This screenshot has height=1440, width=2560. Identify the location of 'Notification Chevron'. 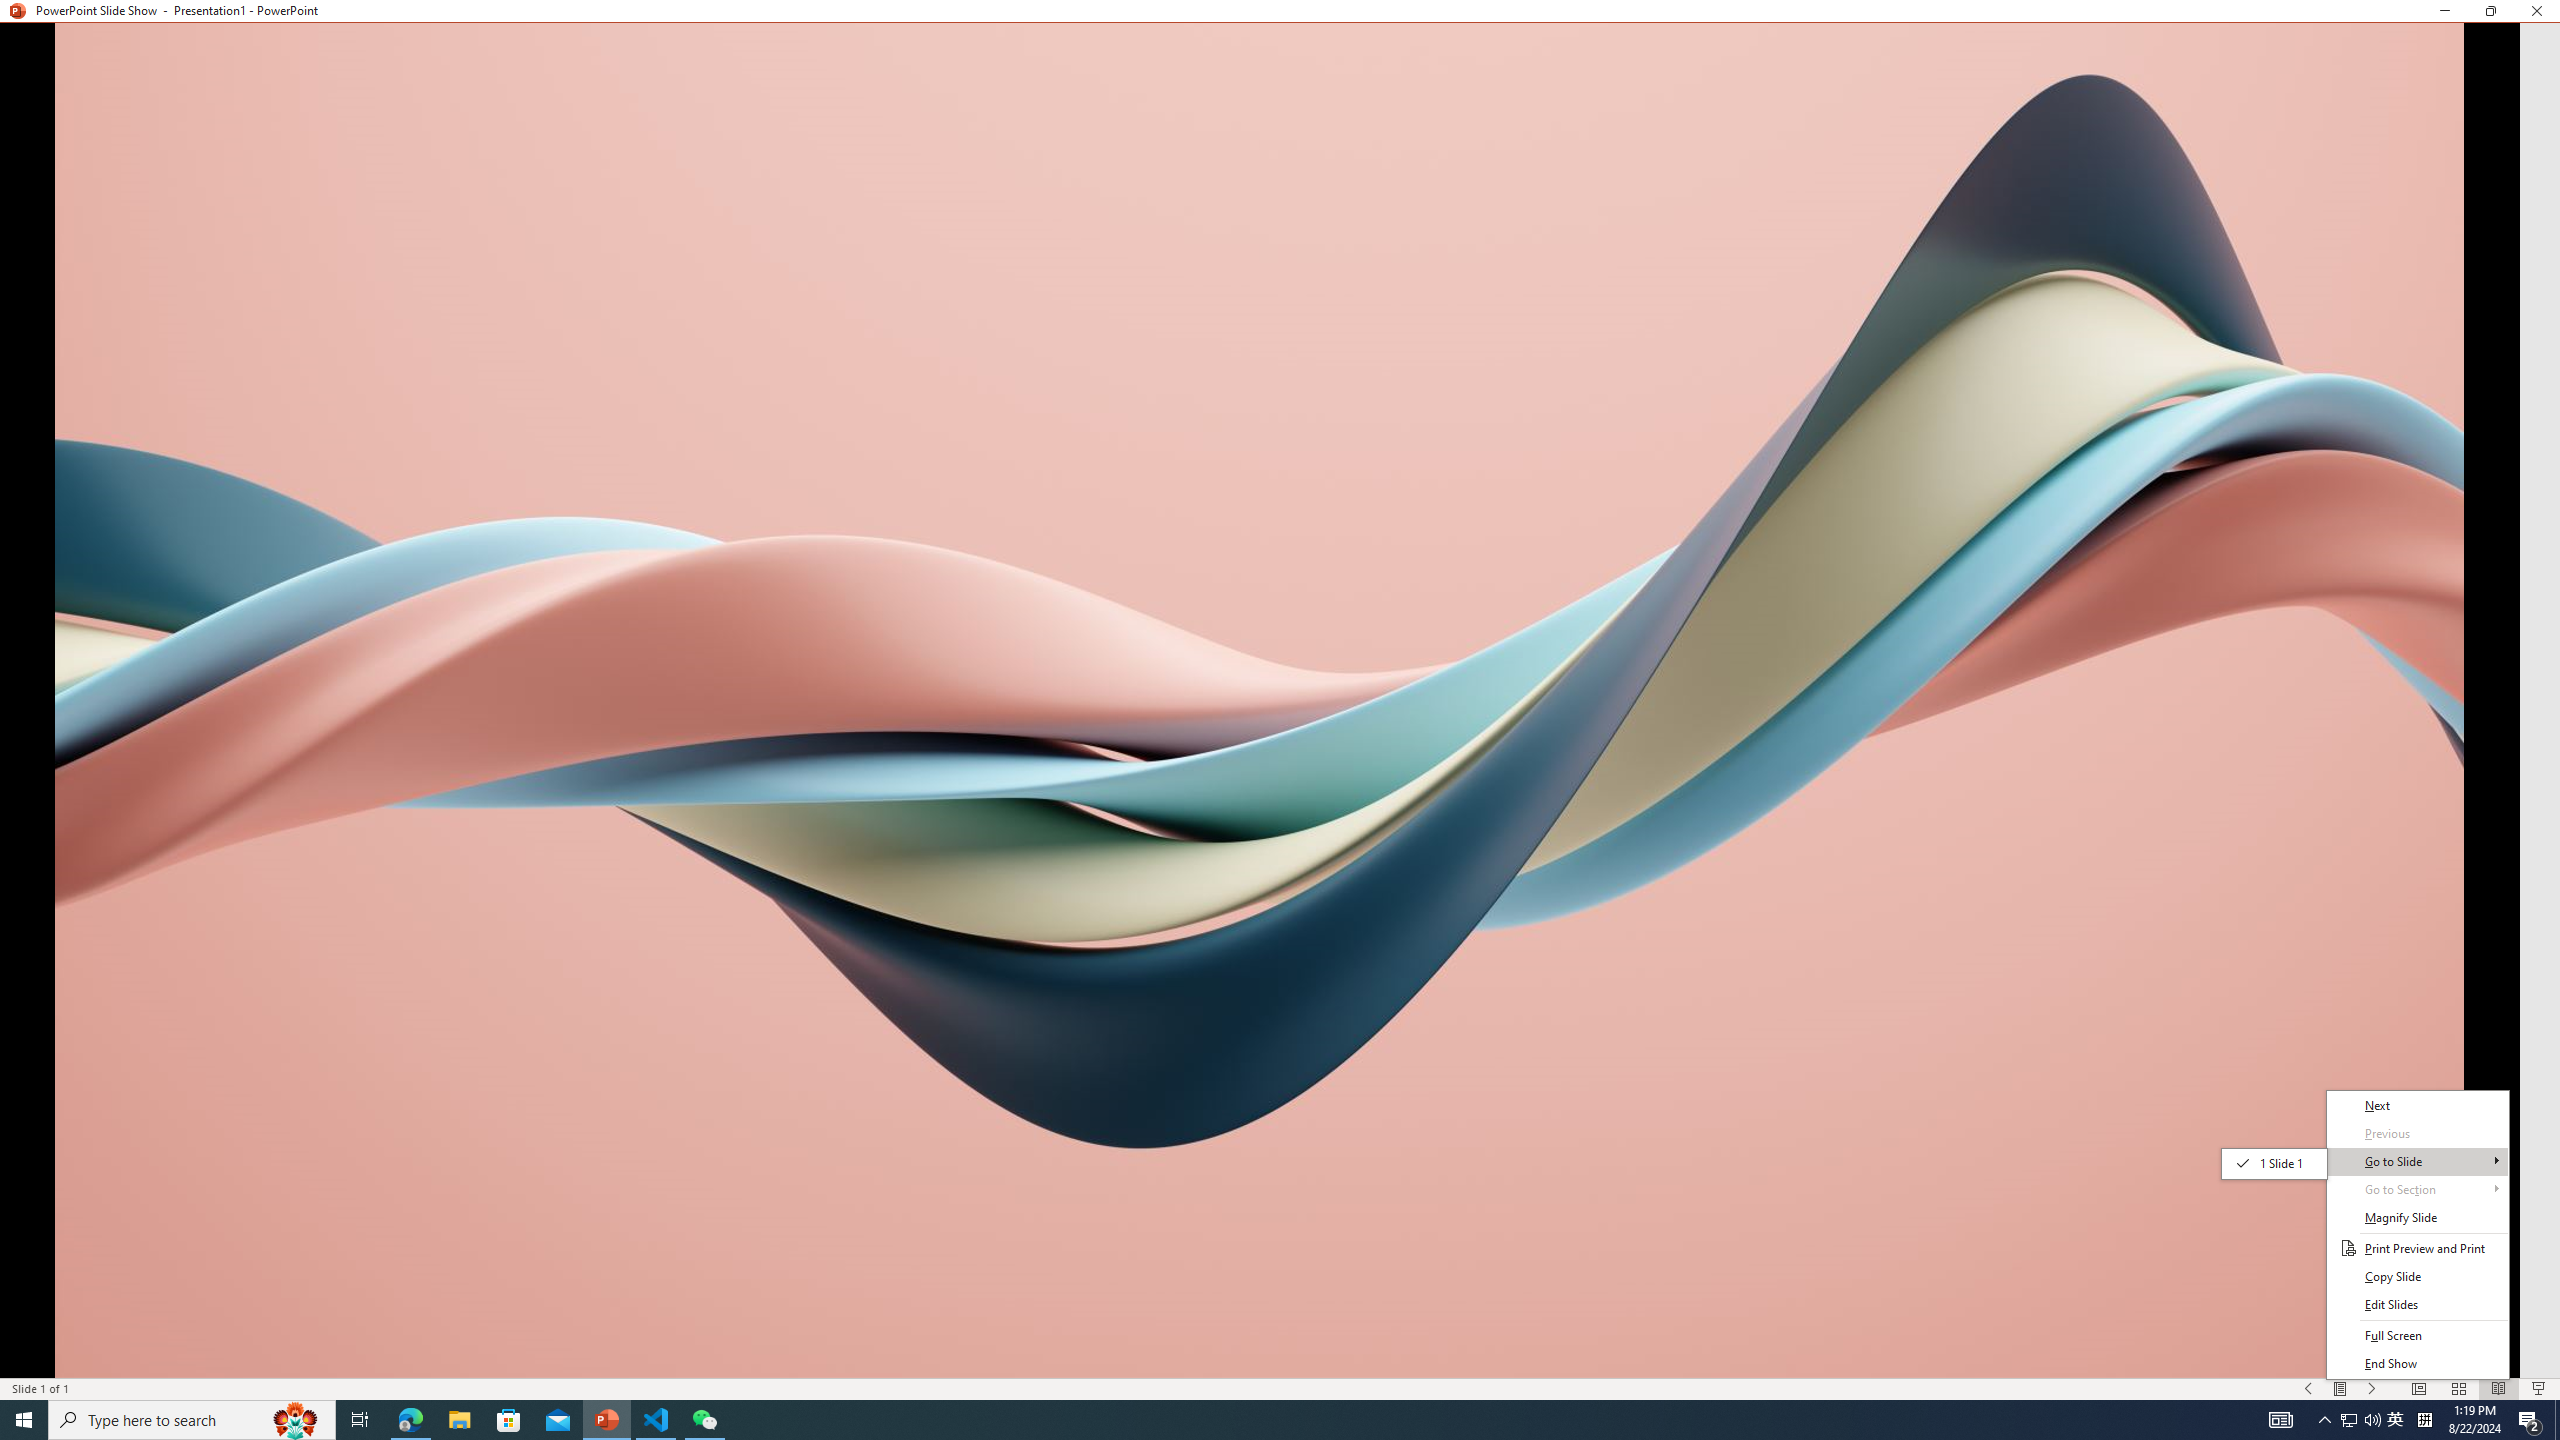
(2324, 1418).